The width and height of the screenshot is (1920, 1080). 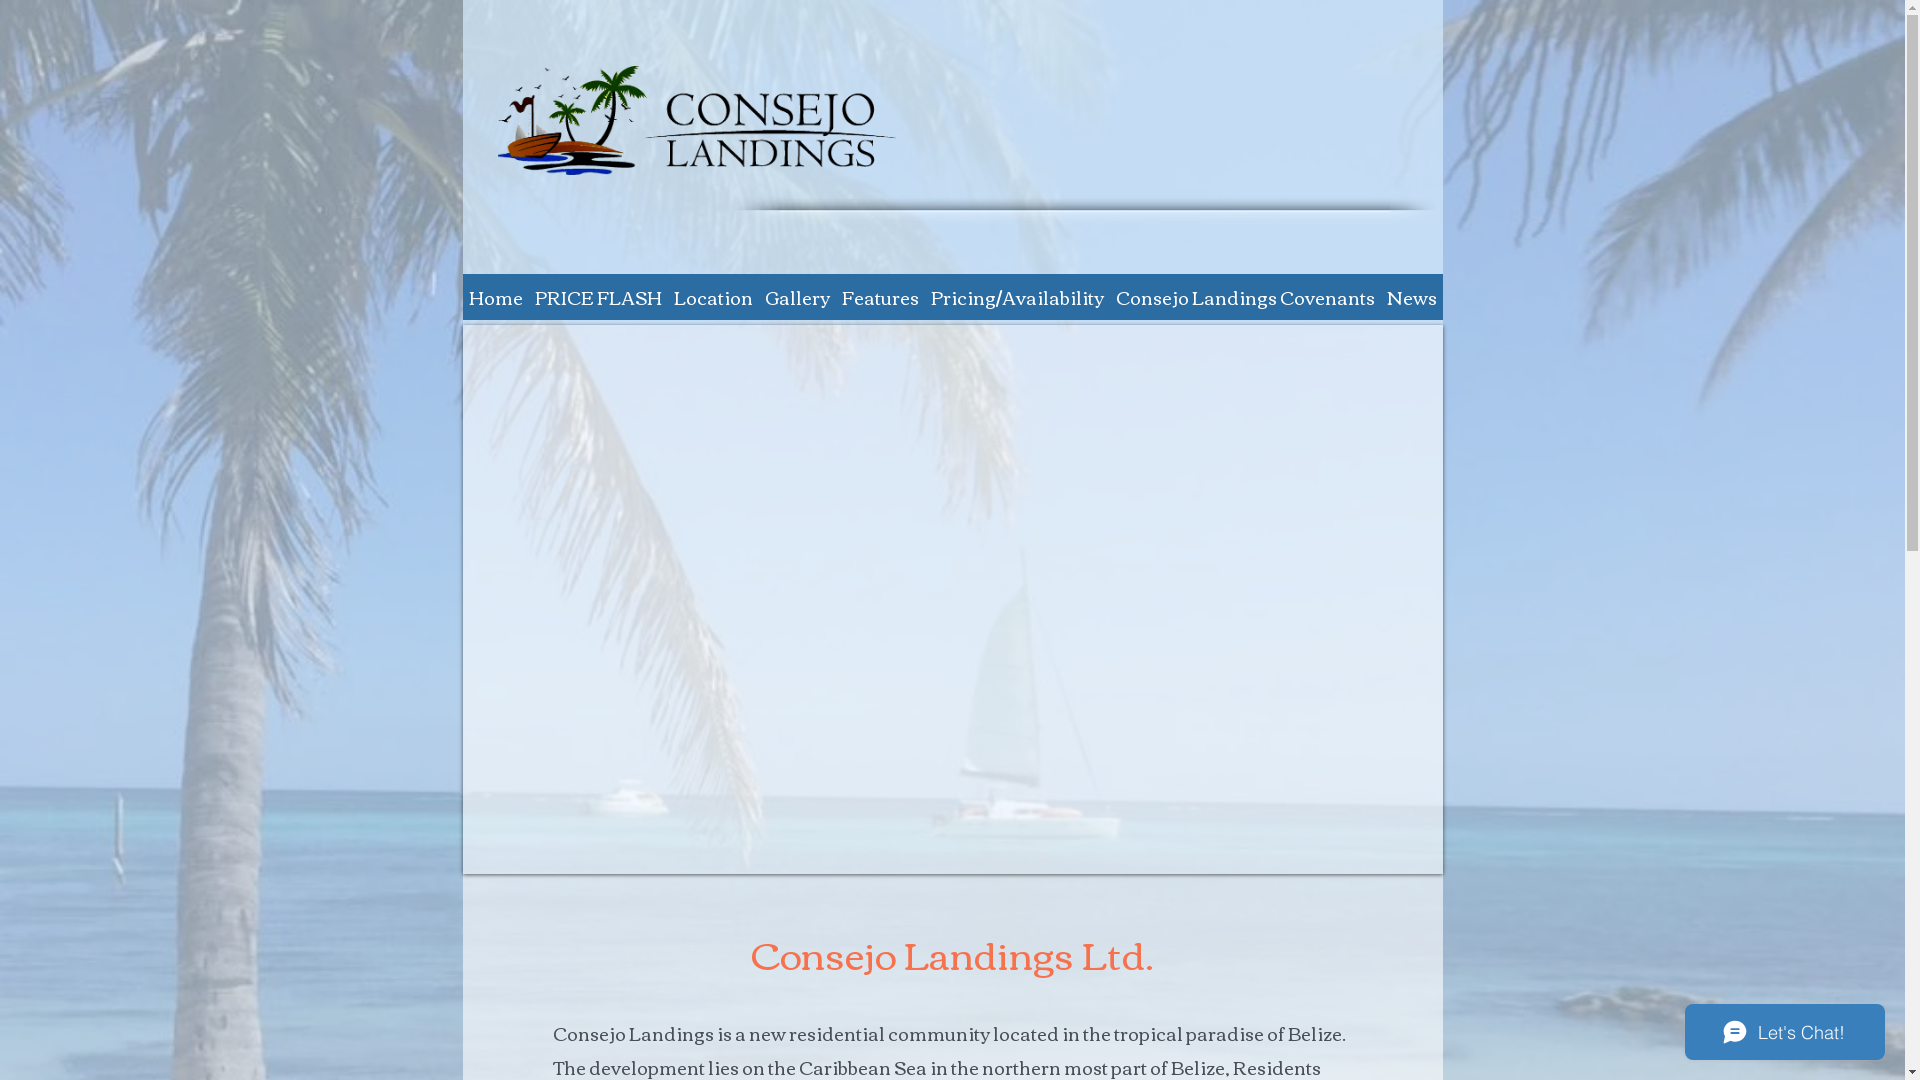 I want to click on 'PRICE FLASH', so click(x=596, y=297).